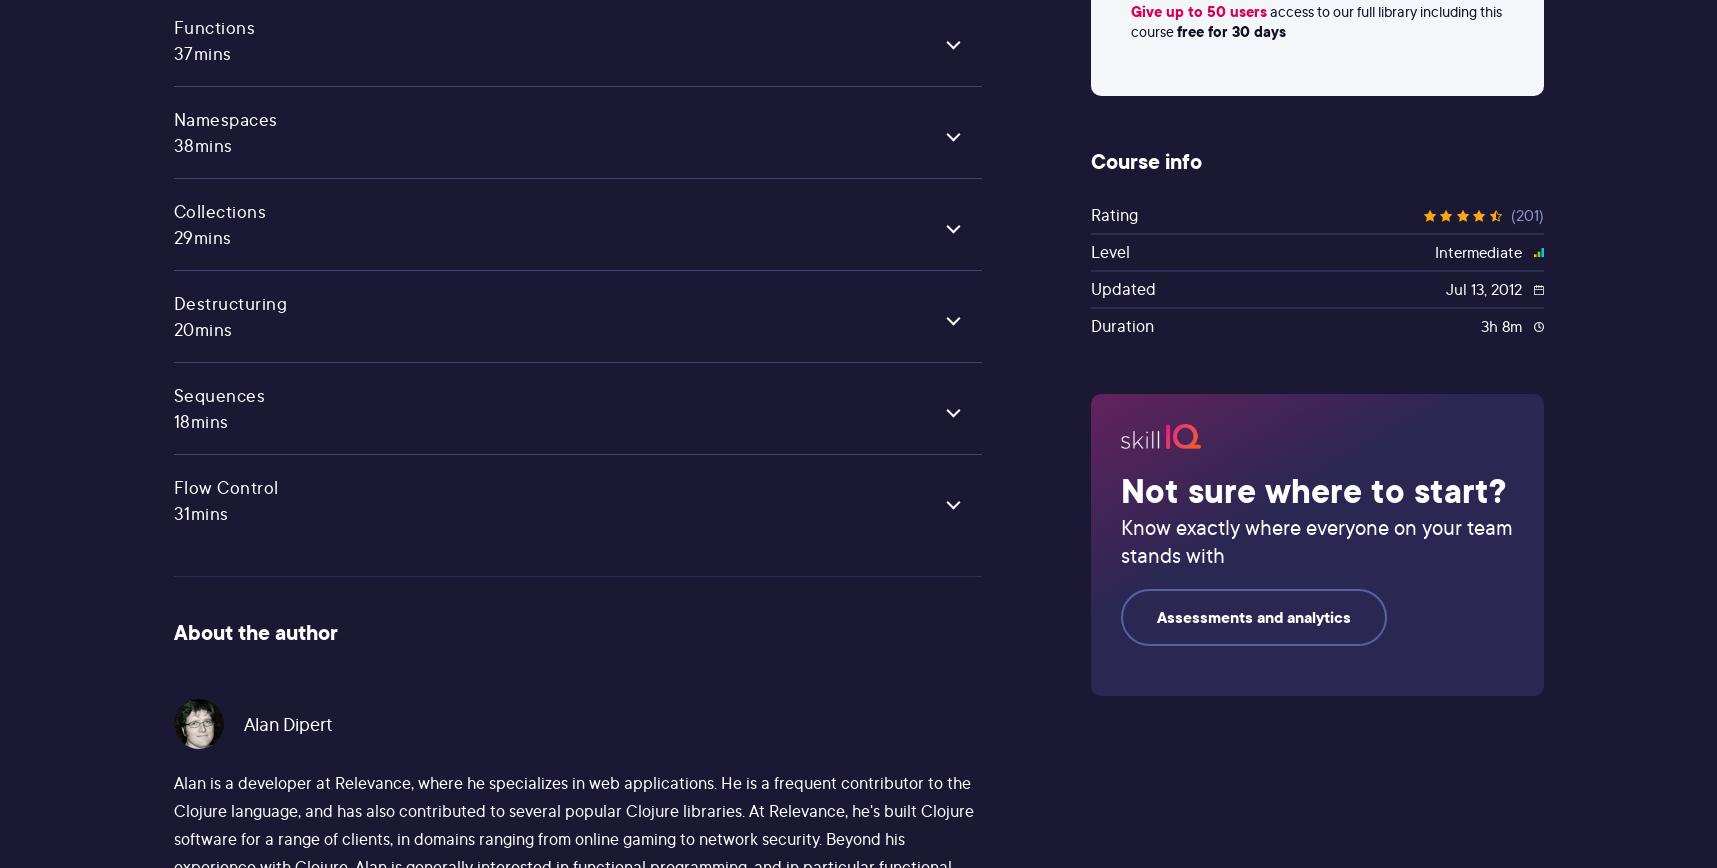 This screenshot has width=1717, height=868. Describe the element at coordinates (1253, 616) in the screenshot. I see `'Assessments and analytics'` at that location.